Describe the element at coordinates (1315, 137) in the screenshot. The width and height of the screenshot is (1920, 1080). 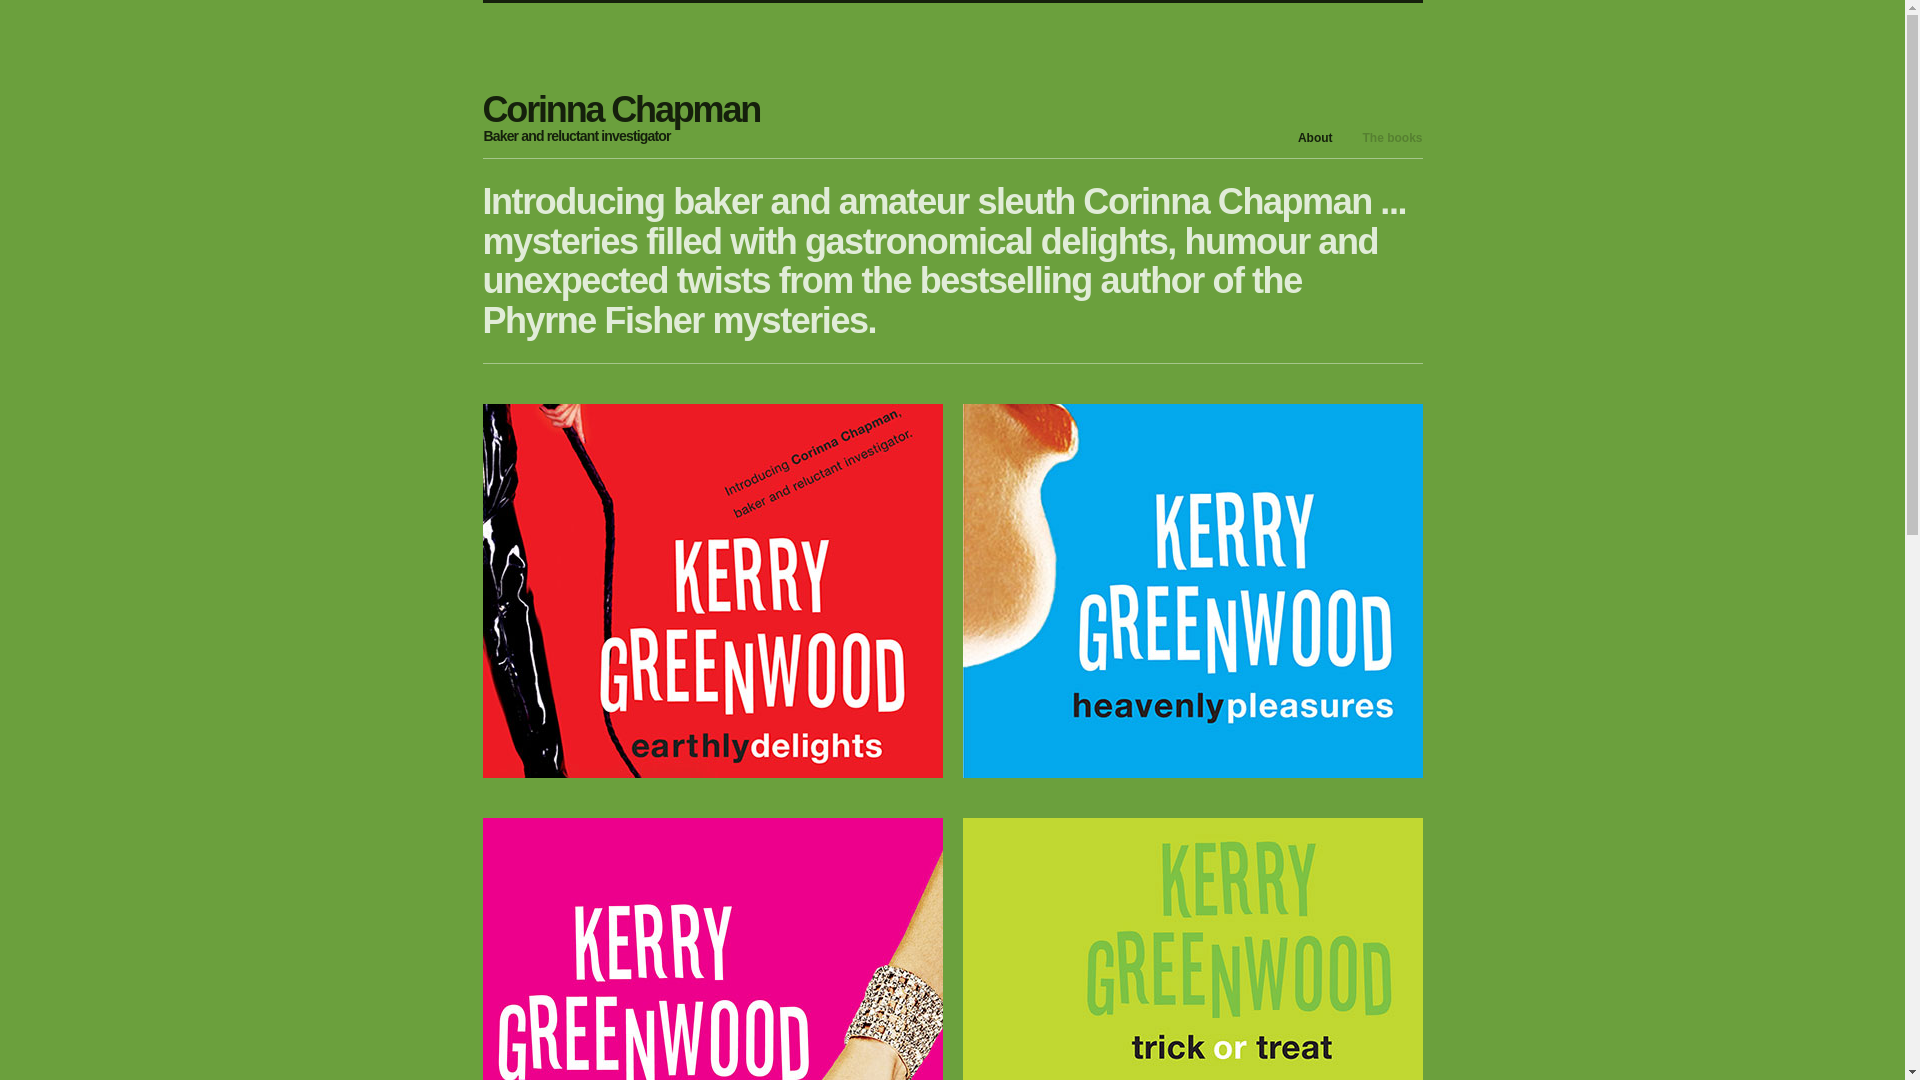
I see `'About'` at that location.